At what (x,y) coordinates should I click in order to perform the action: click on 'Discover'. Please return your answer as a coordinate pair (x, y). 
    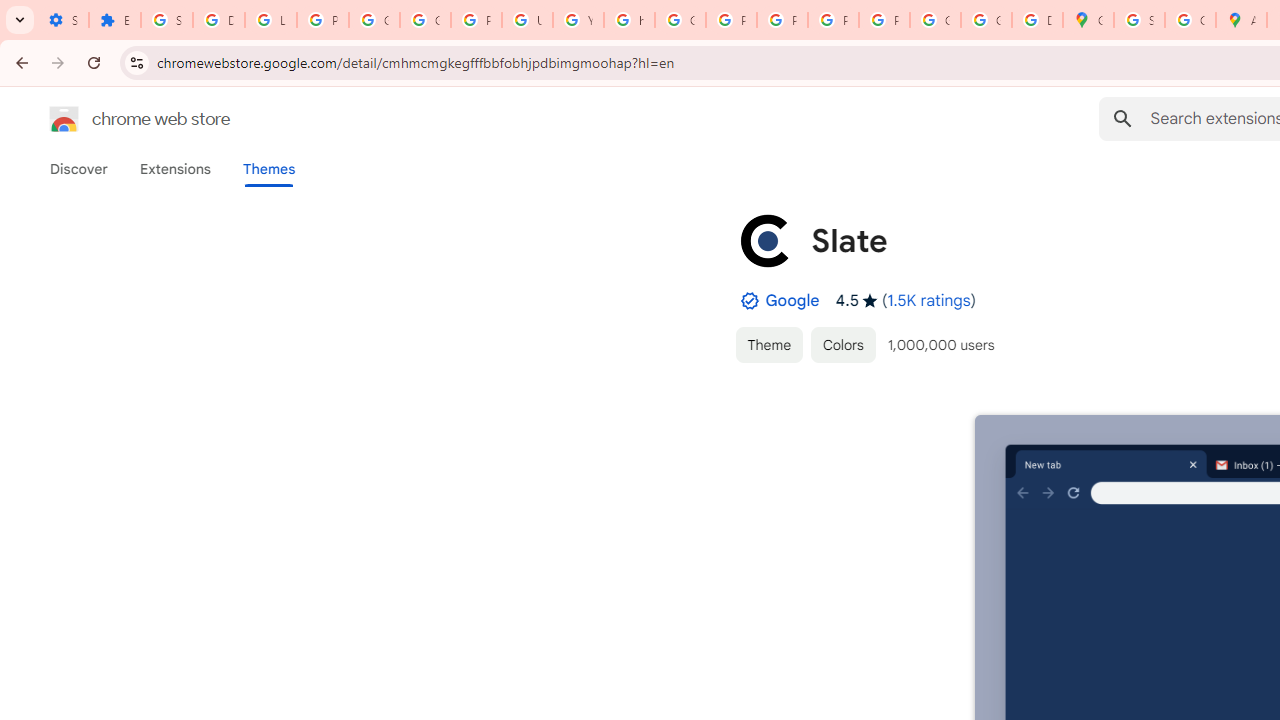
    Looking at the image, I should click on (79, 168).